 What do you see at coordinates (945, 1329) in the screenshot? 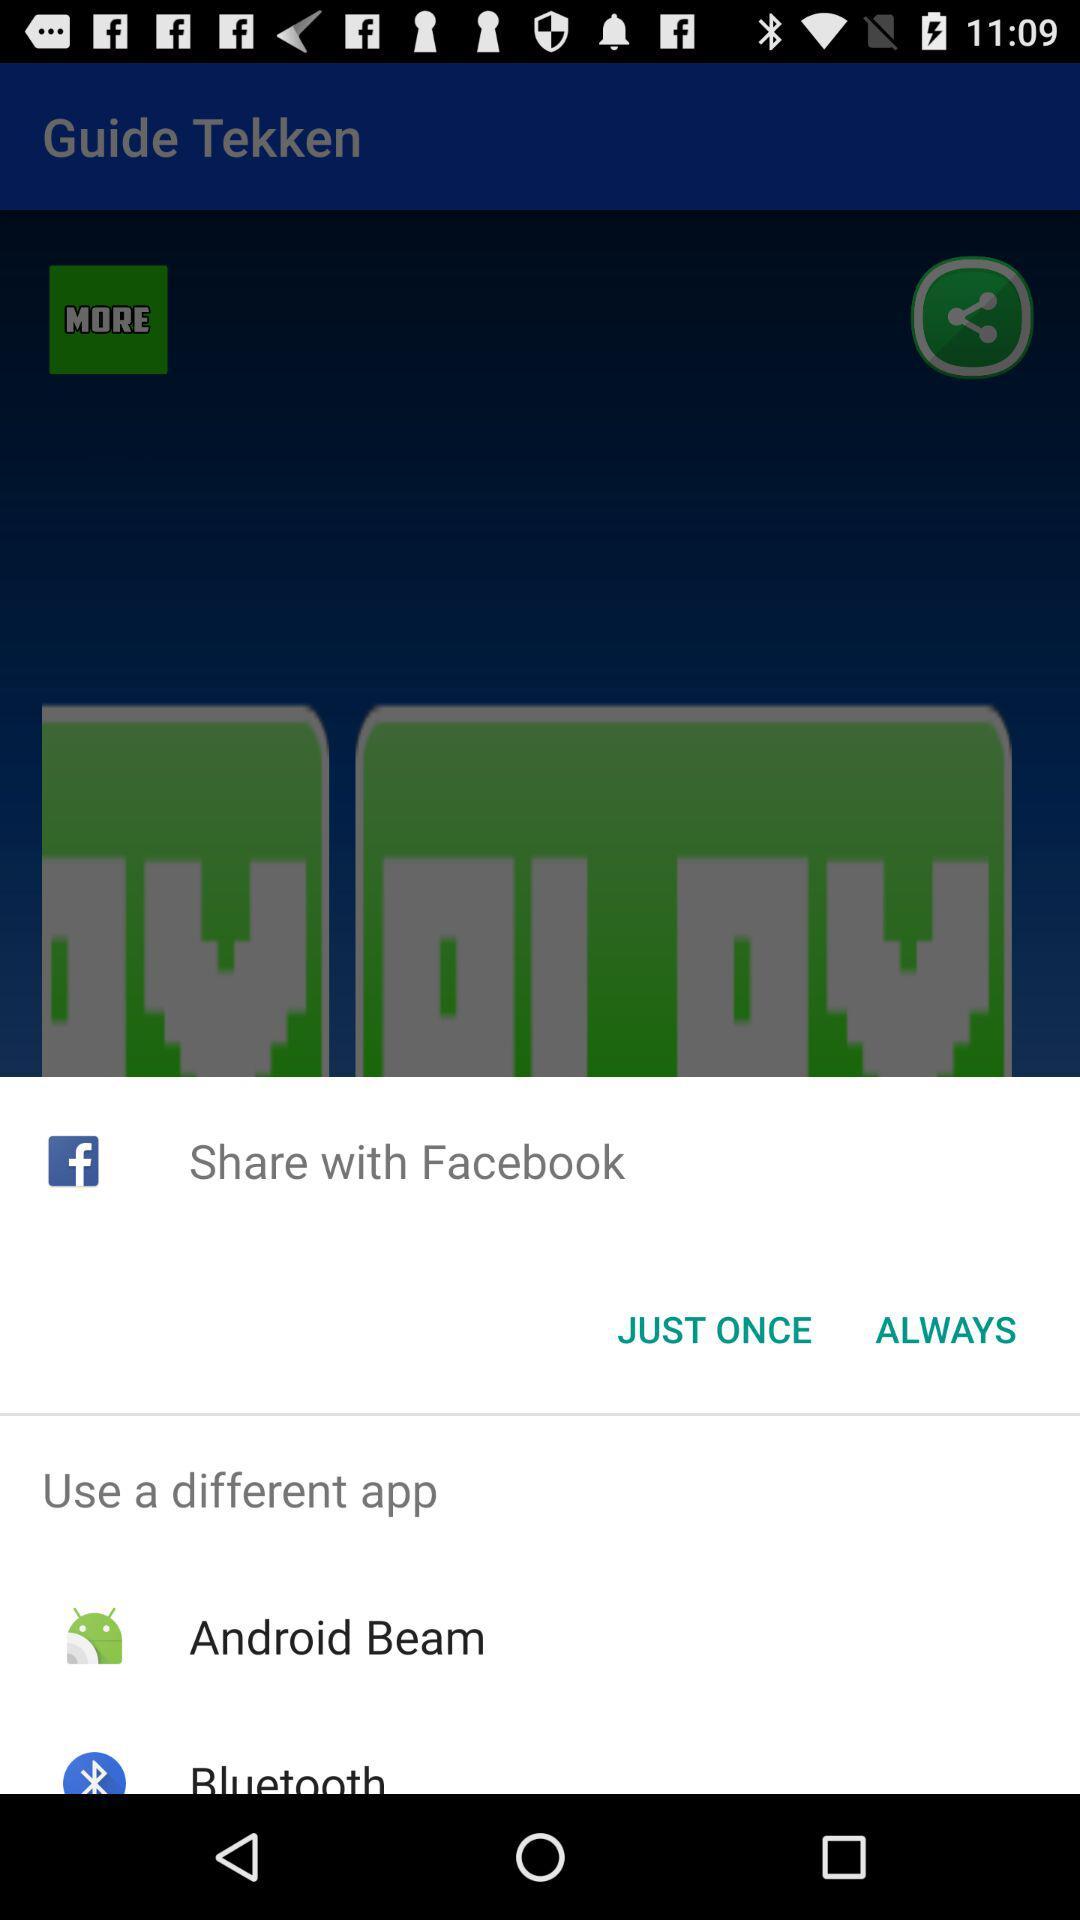
I see `the always` at bounding box center [945, 1329].